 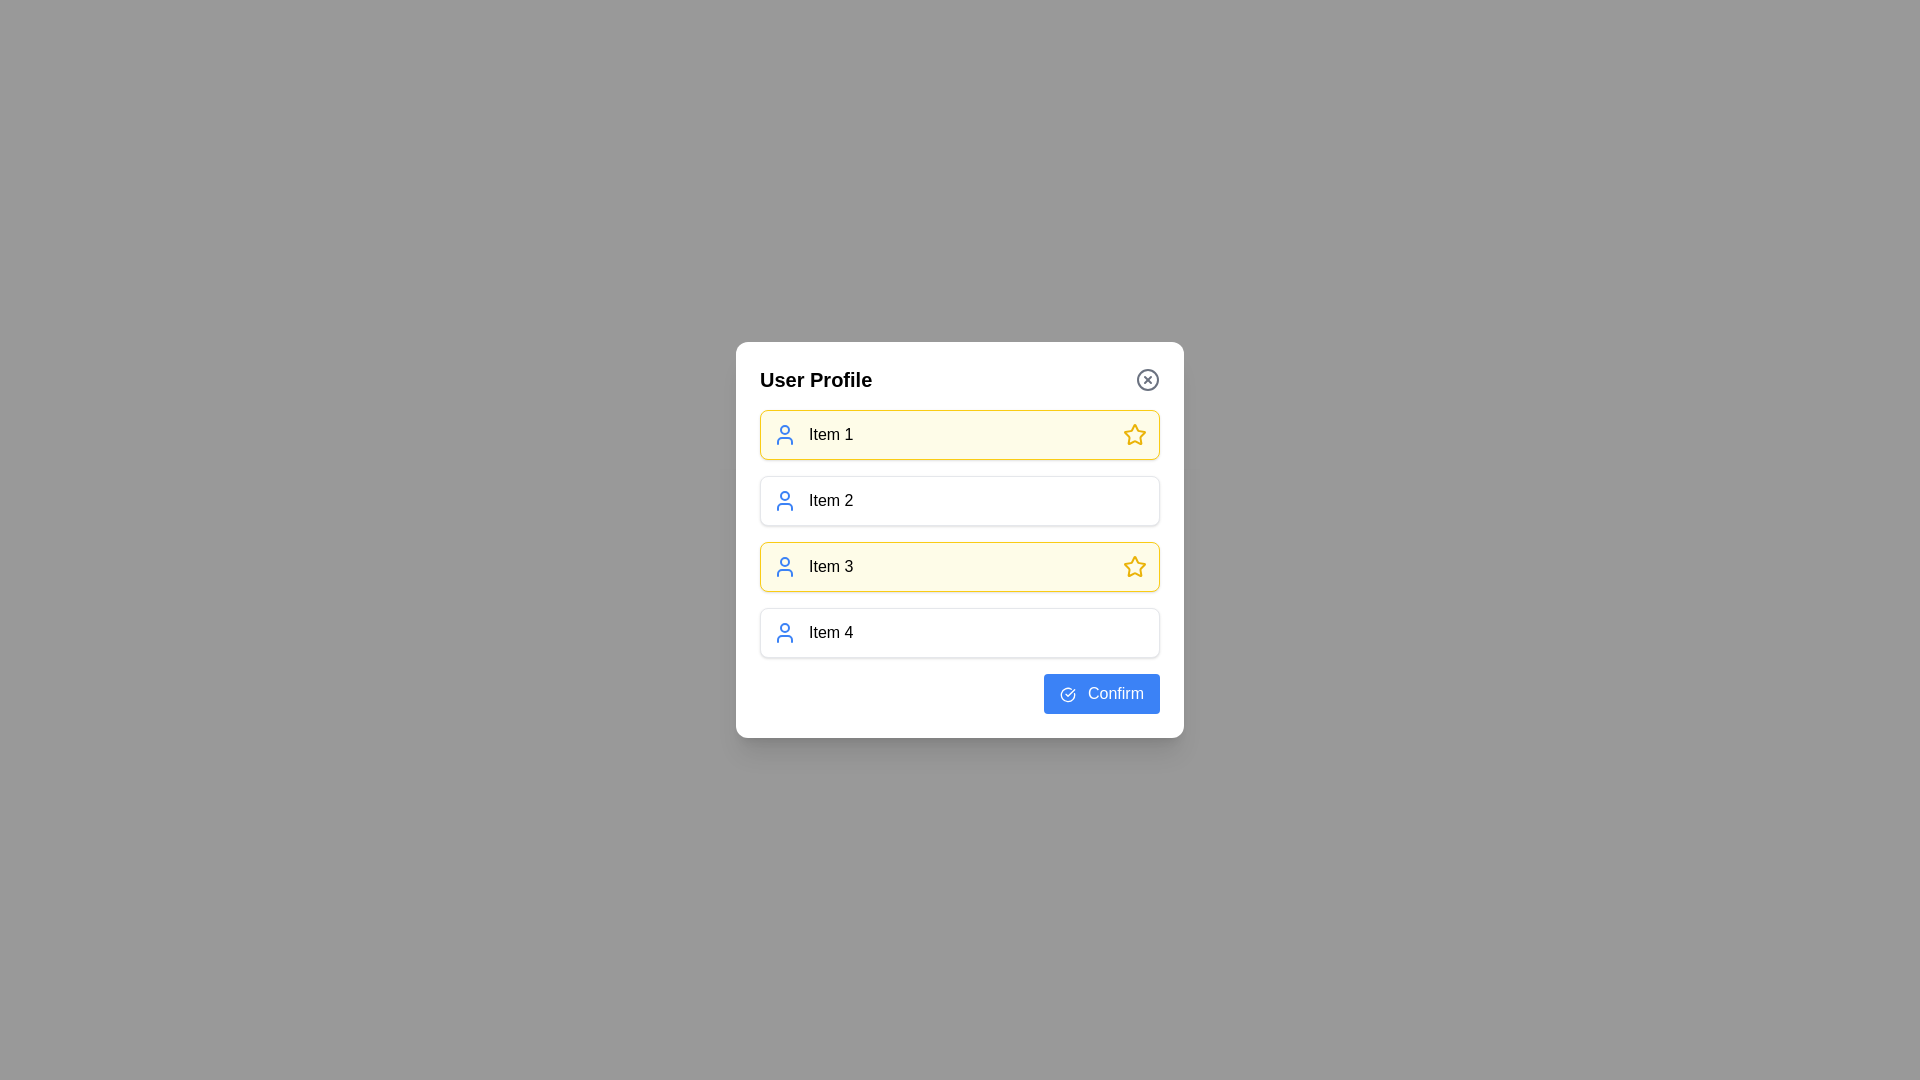 What do you see at coordinates (960, 434) in the screenshot?
I see `the first item in the vertical list under the dialog title 'User Profile'` at bounding box center [960, 434].